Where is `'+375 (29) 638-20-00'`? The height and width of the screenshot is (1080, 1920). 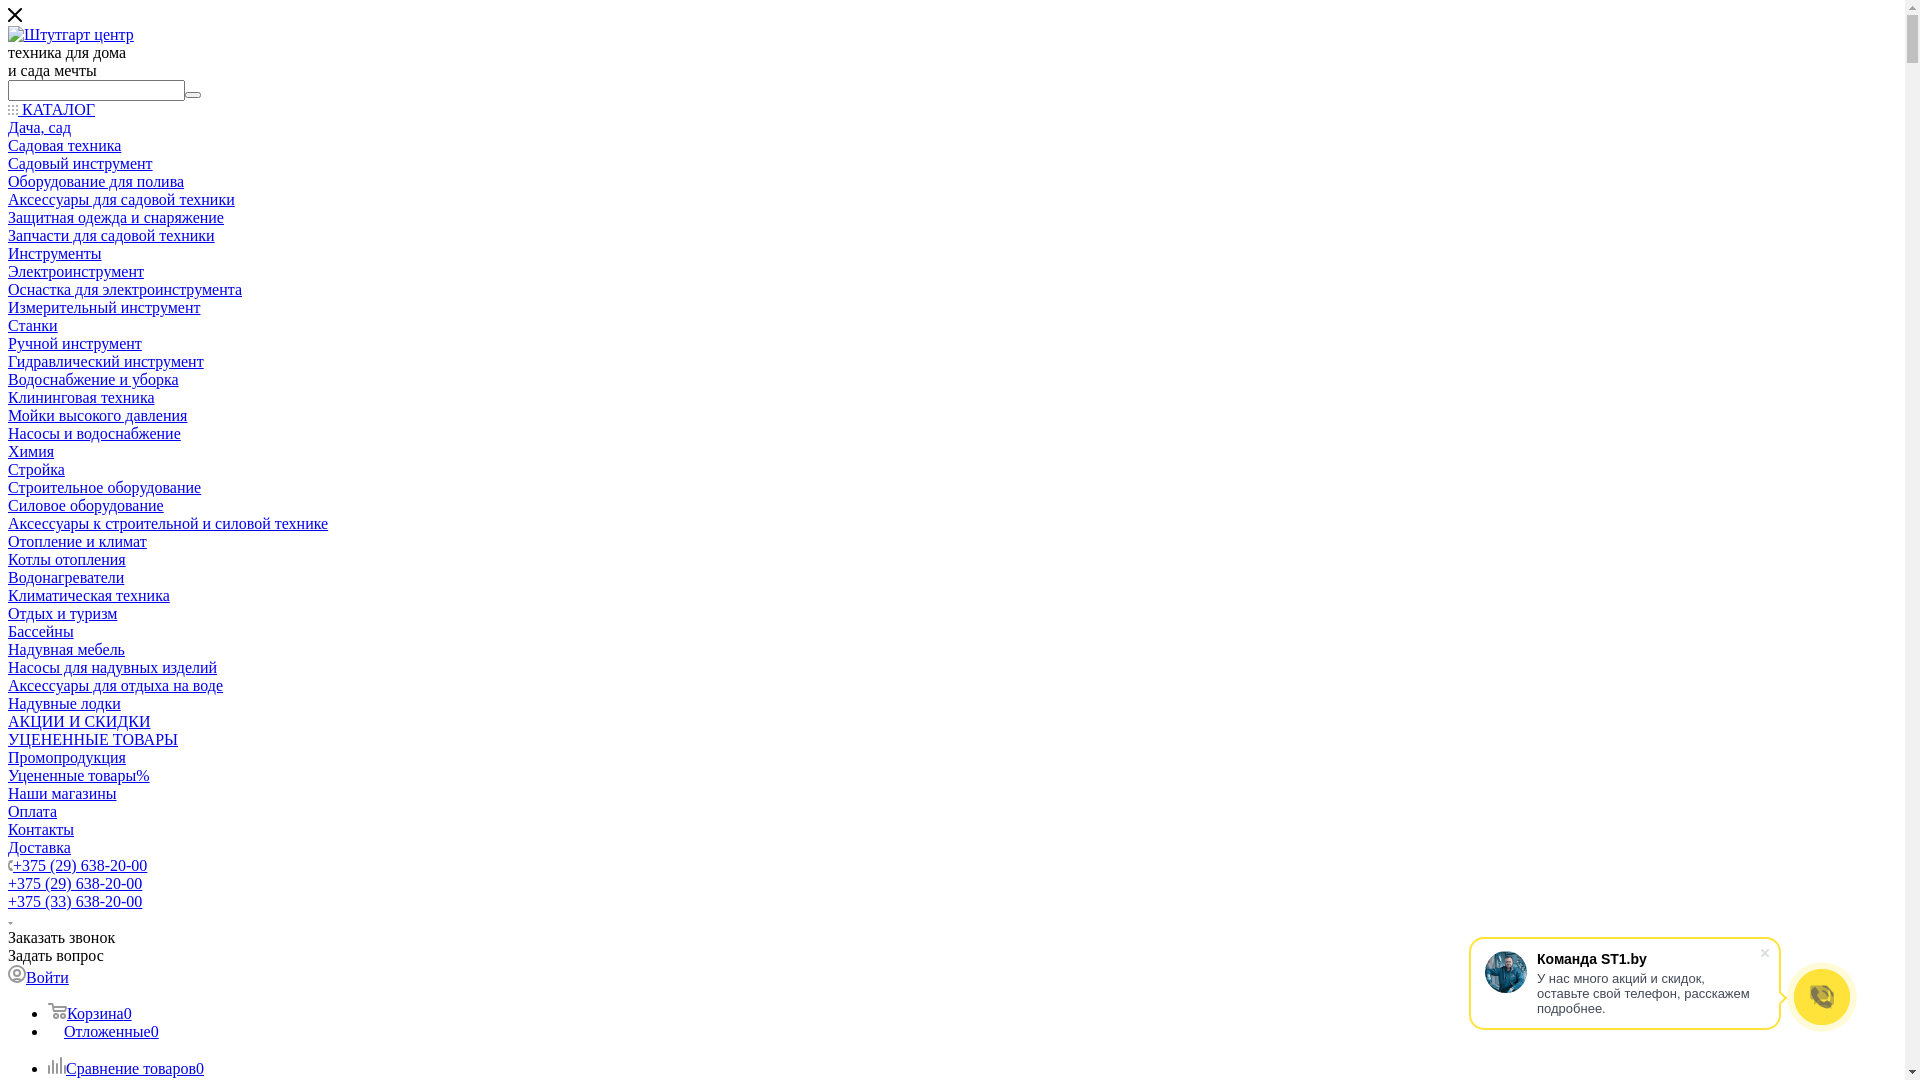 '+375 (29) 638-20-00' is located at coordinates (8, 882).